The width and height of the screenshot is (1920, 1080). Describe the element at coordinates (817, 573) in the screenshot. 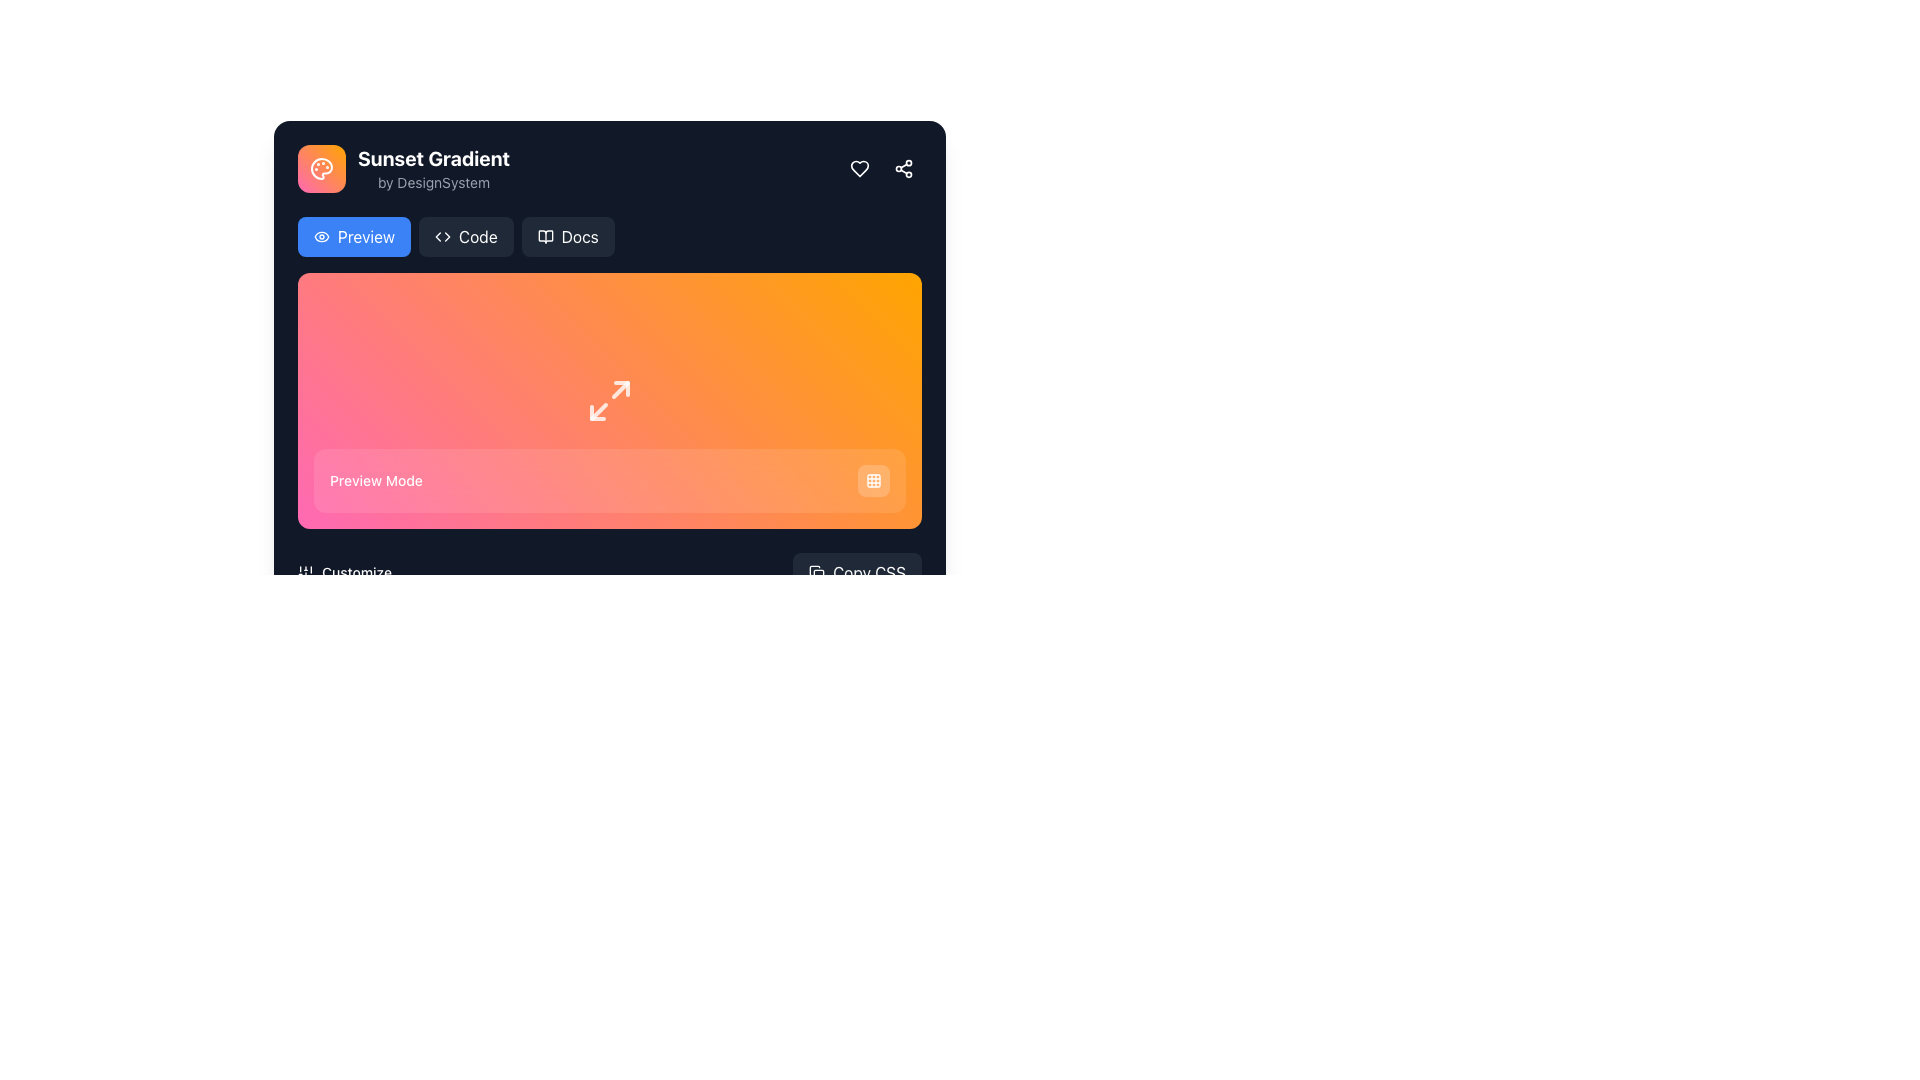

I see `the copy action icon located within the 'Copy CSS' button at the bottom-right corner of the main interface` at that location.